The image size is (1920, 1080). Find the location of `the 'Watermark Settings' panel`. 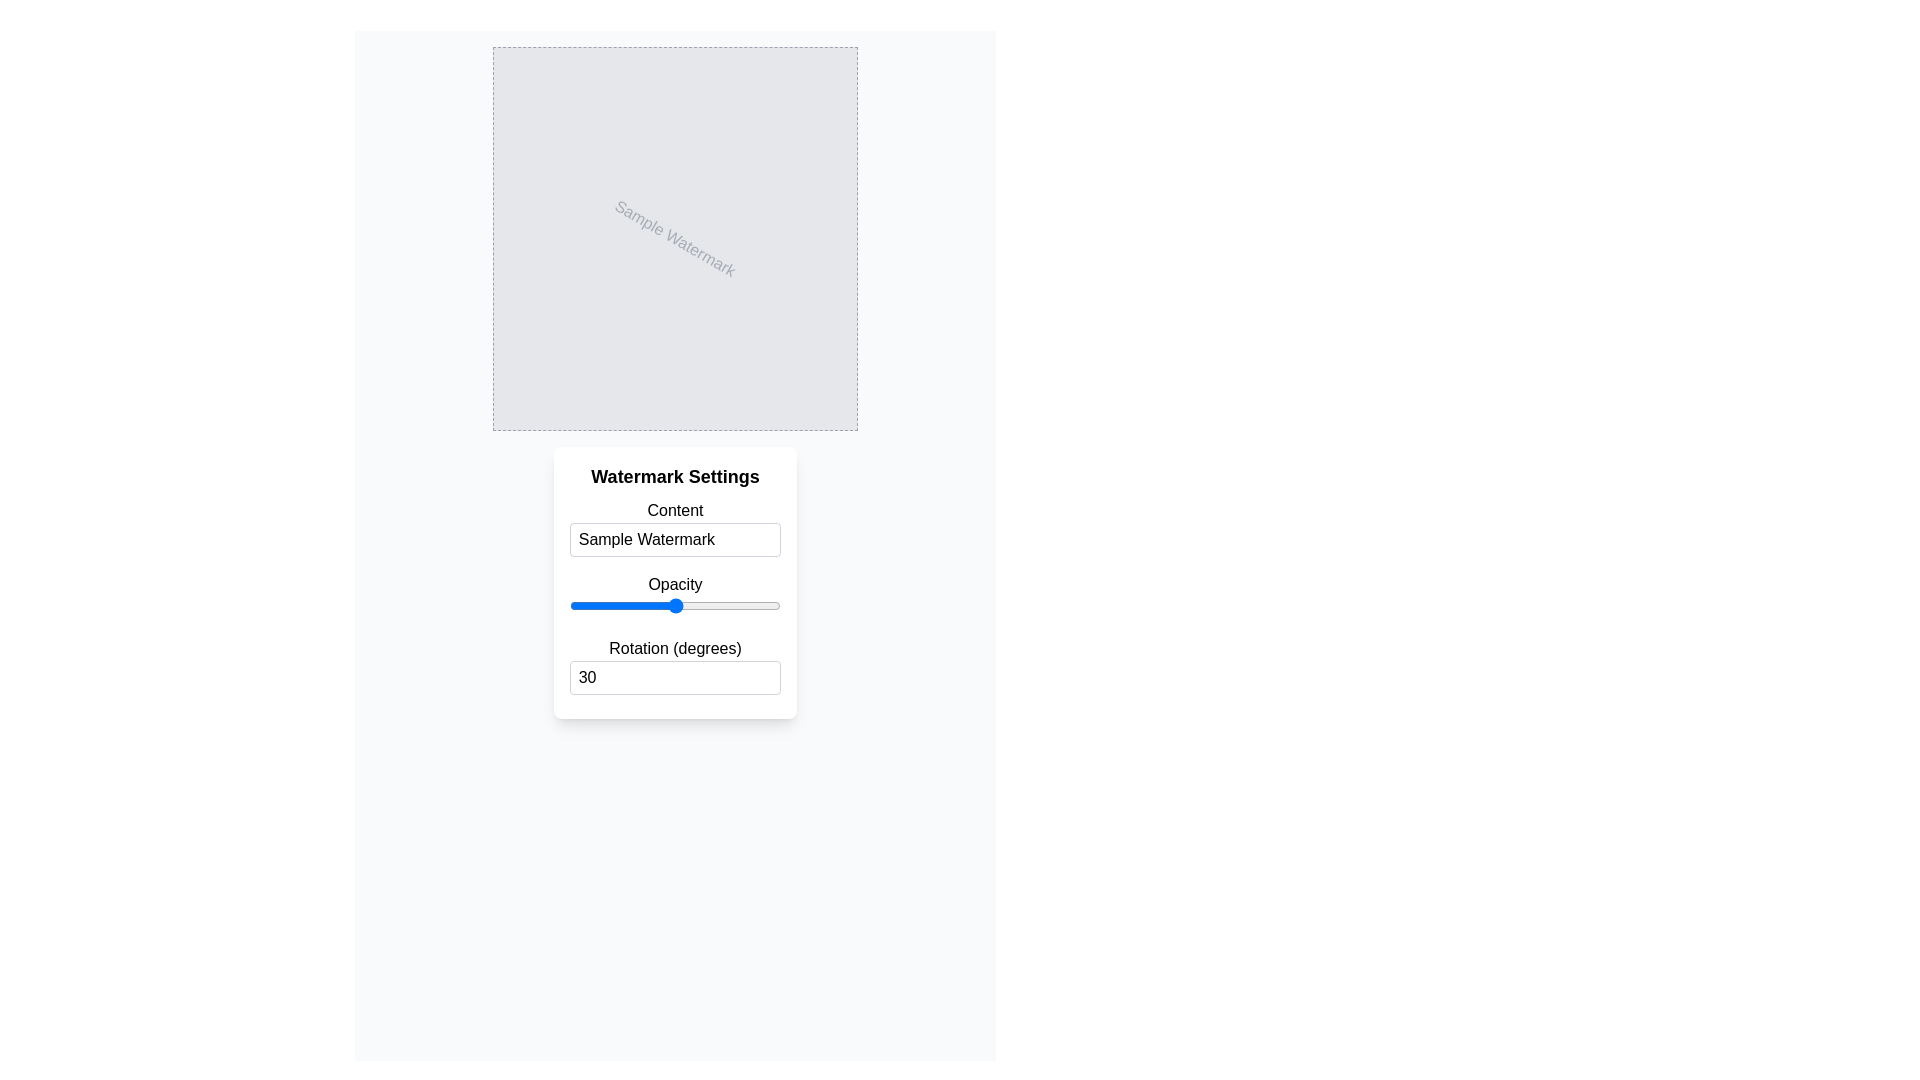

the 'Watermark Settings' panel is located at coordinates (675, 582).